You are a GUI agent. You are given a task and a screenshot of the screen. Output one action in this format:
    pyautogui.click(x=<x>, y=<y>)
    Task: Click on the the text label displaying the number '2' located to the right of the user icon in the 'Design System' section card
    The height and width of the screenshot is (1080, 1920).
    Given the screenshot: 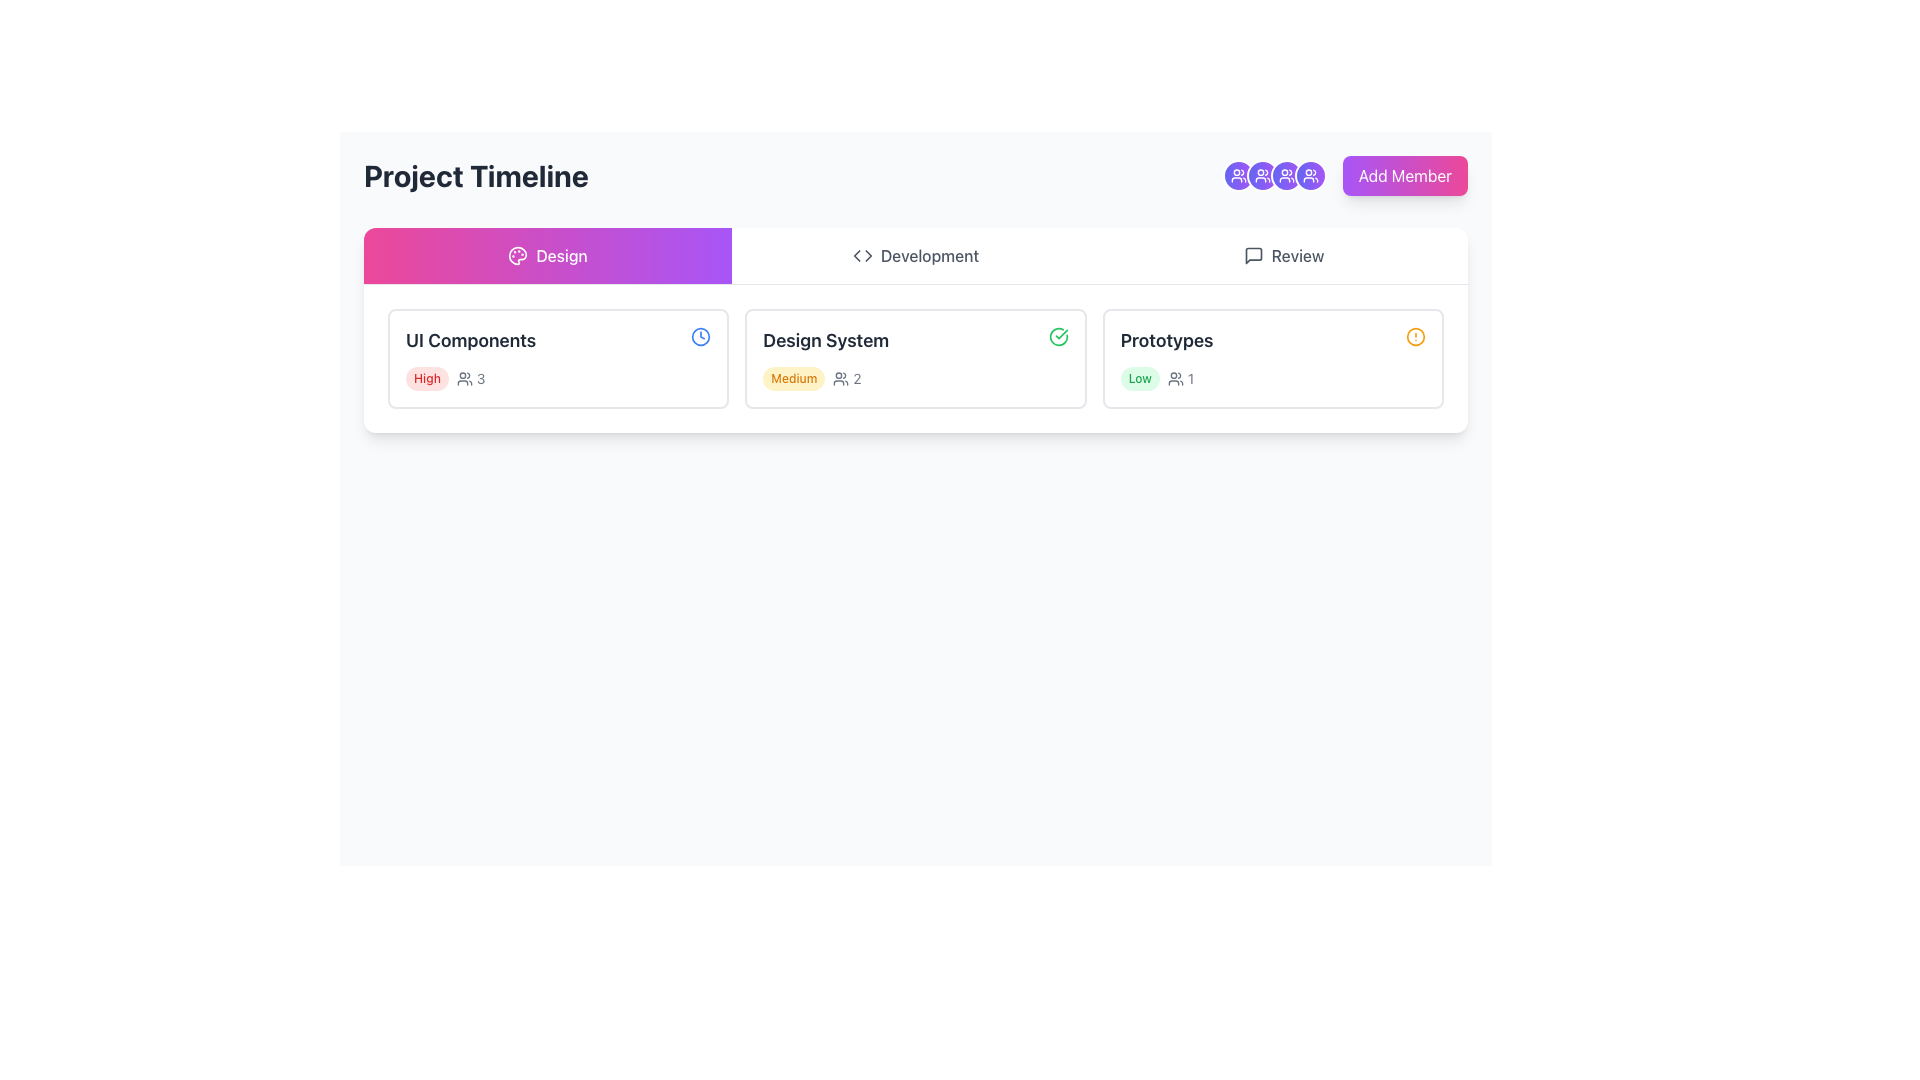 What is the action you would take?
    pyautogui.click(x=857, y=378)
    